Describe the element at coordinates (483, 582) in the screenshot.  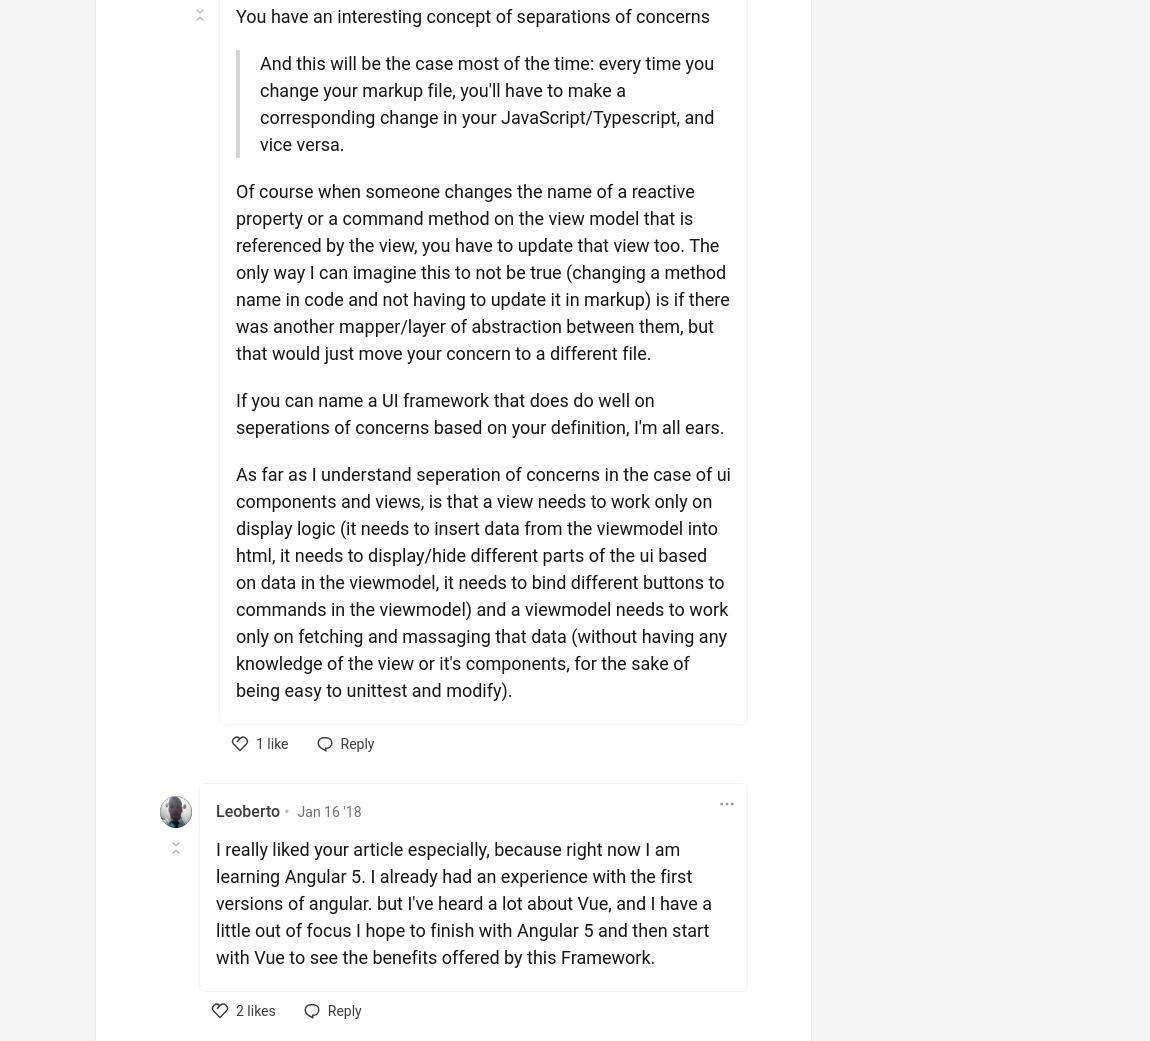
I see `'As far as I understand seperation of concerns in the case of ui components and views, is that a view needs to work only on display logic (it needs to insert data from the viewmodel into html, it needs to display/hide different parts of the ui based on data in the viewmodel, it needs to bind different buttons to commands in the viewmodel) and a viewmodel needs to work only on fetching and massaging that data (without having any knowledge of the view or it's components, for the sake of being easy to unittest and modify).'` at that location.